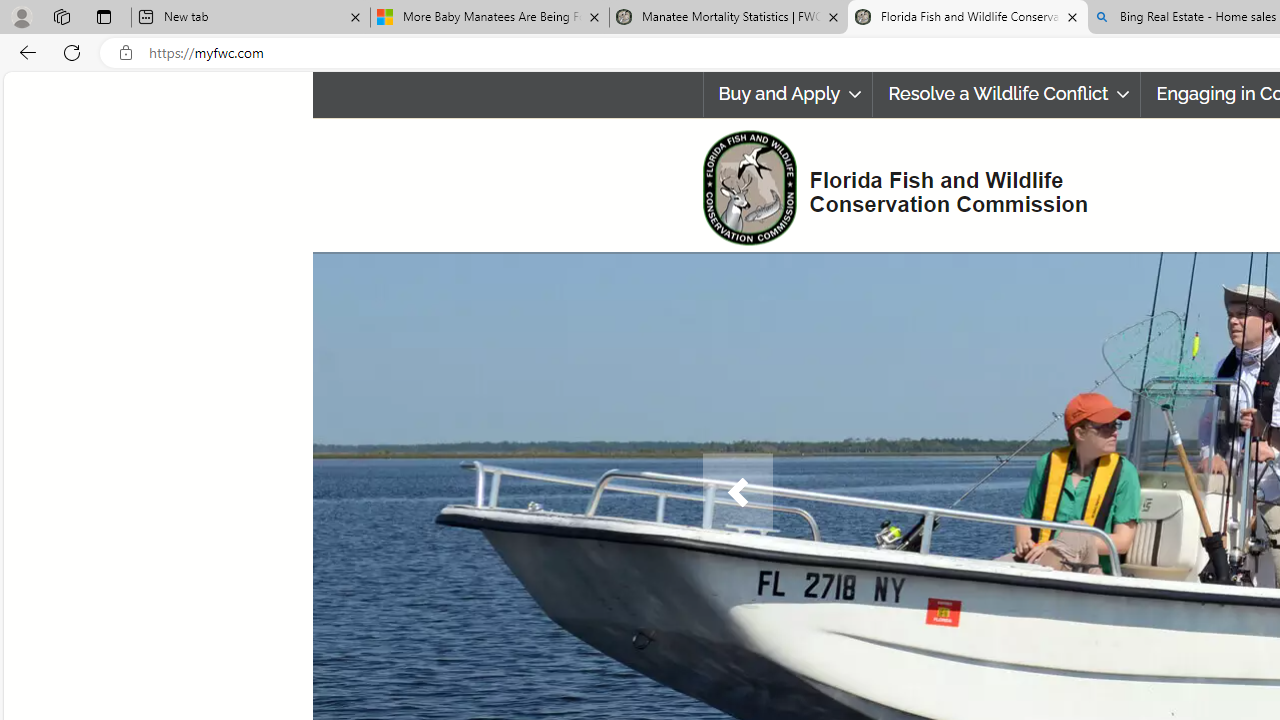 This screenshot has height=720, width=1280. What do you see at coordinates (24, 51) in the screenshot?
I see `'Back'` at bounding box center [24, 51].